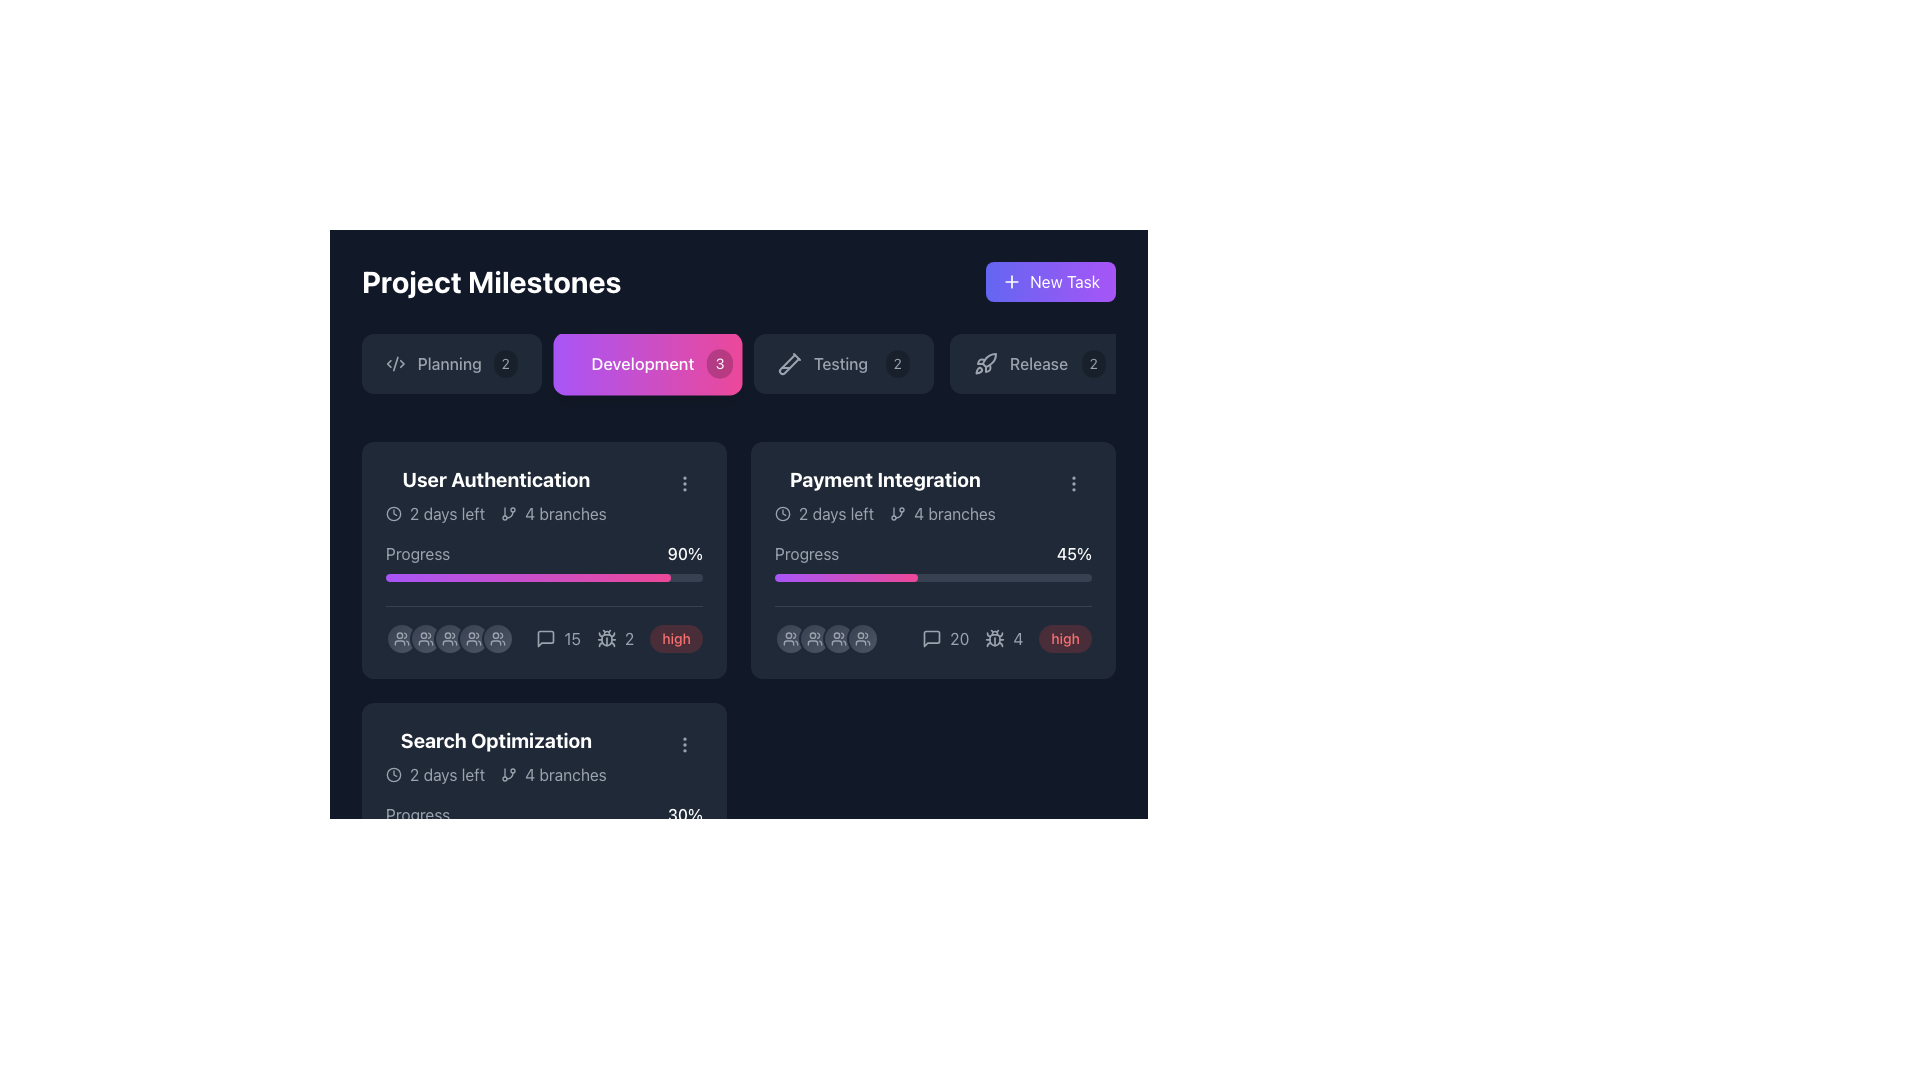 This screenshot has width=1920, height=1080. What do you see at coordinates (1040, 363) in the screenshot?
I see `the 'Release' button, which is the fourth button in the group under 'Project Milestones'` at bounding box center [1040, 363].